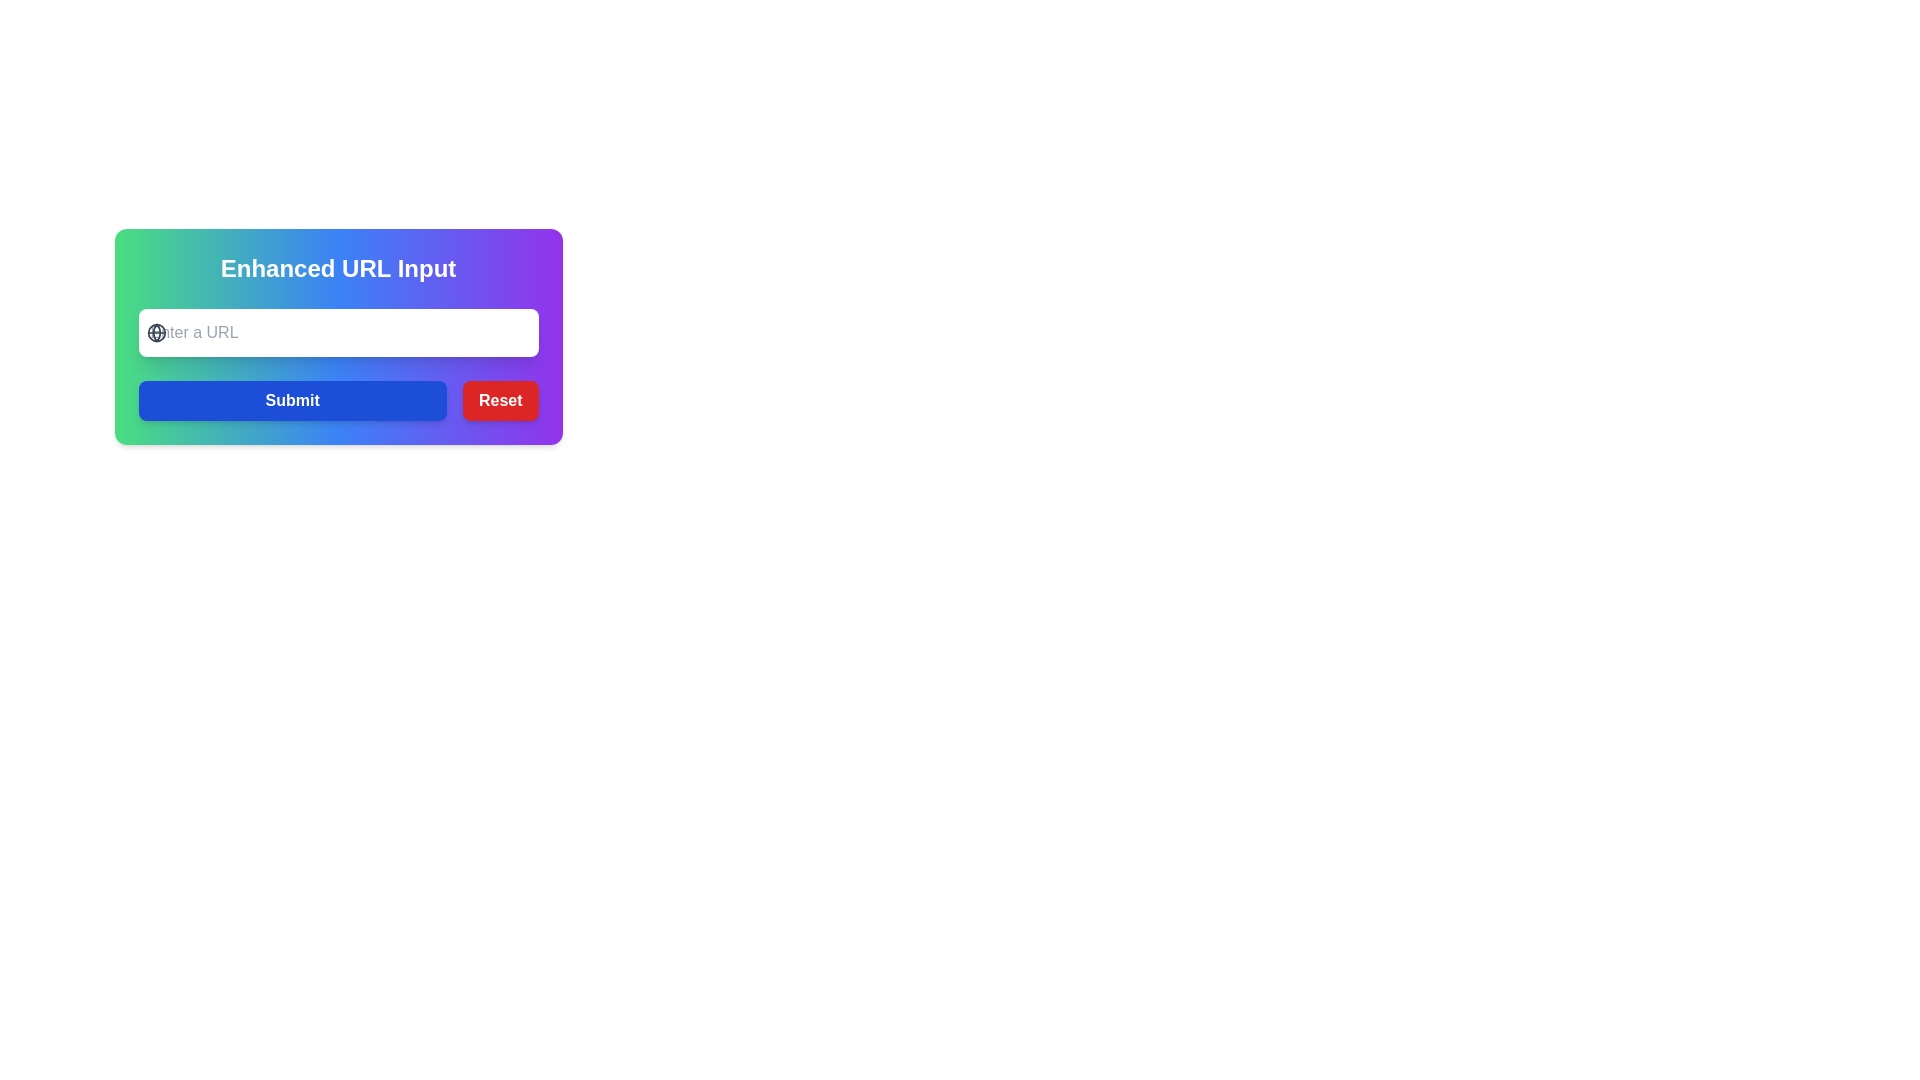 Image resolution: width=1920 pixels, height=1080 pixels. I want to click on the 'Submit' button which is positioned to the left of the 'Reset' button and triggers form submission when clicked, so click(291, 401).